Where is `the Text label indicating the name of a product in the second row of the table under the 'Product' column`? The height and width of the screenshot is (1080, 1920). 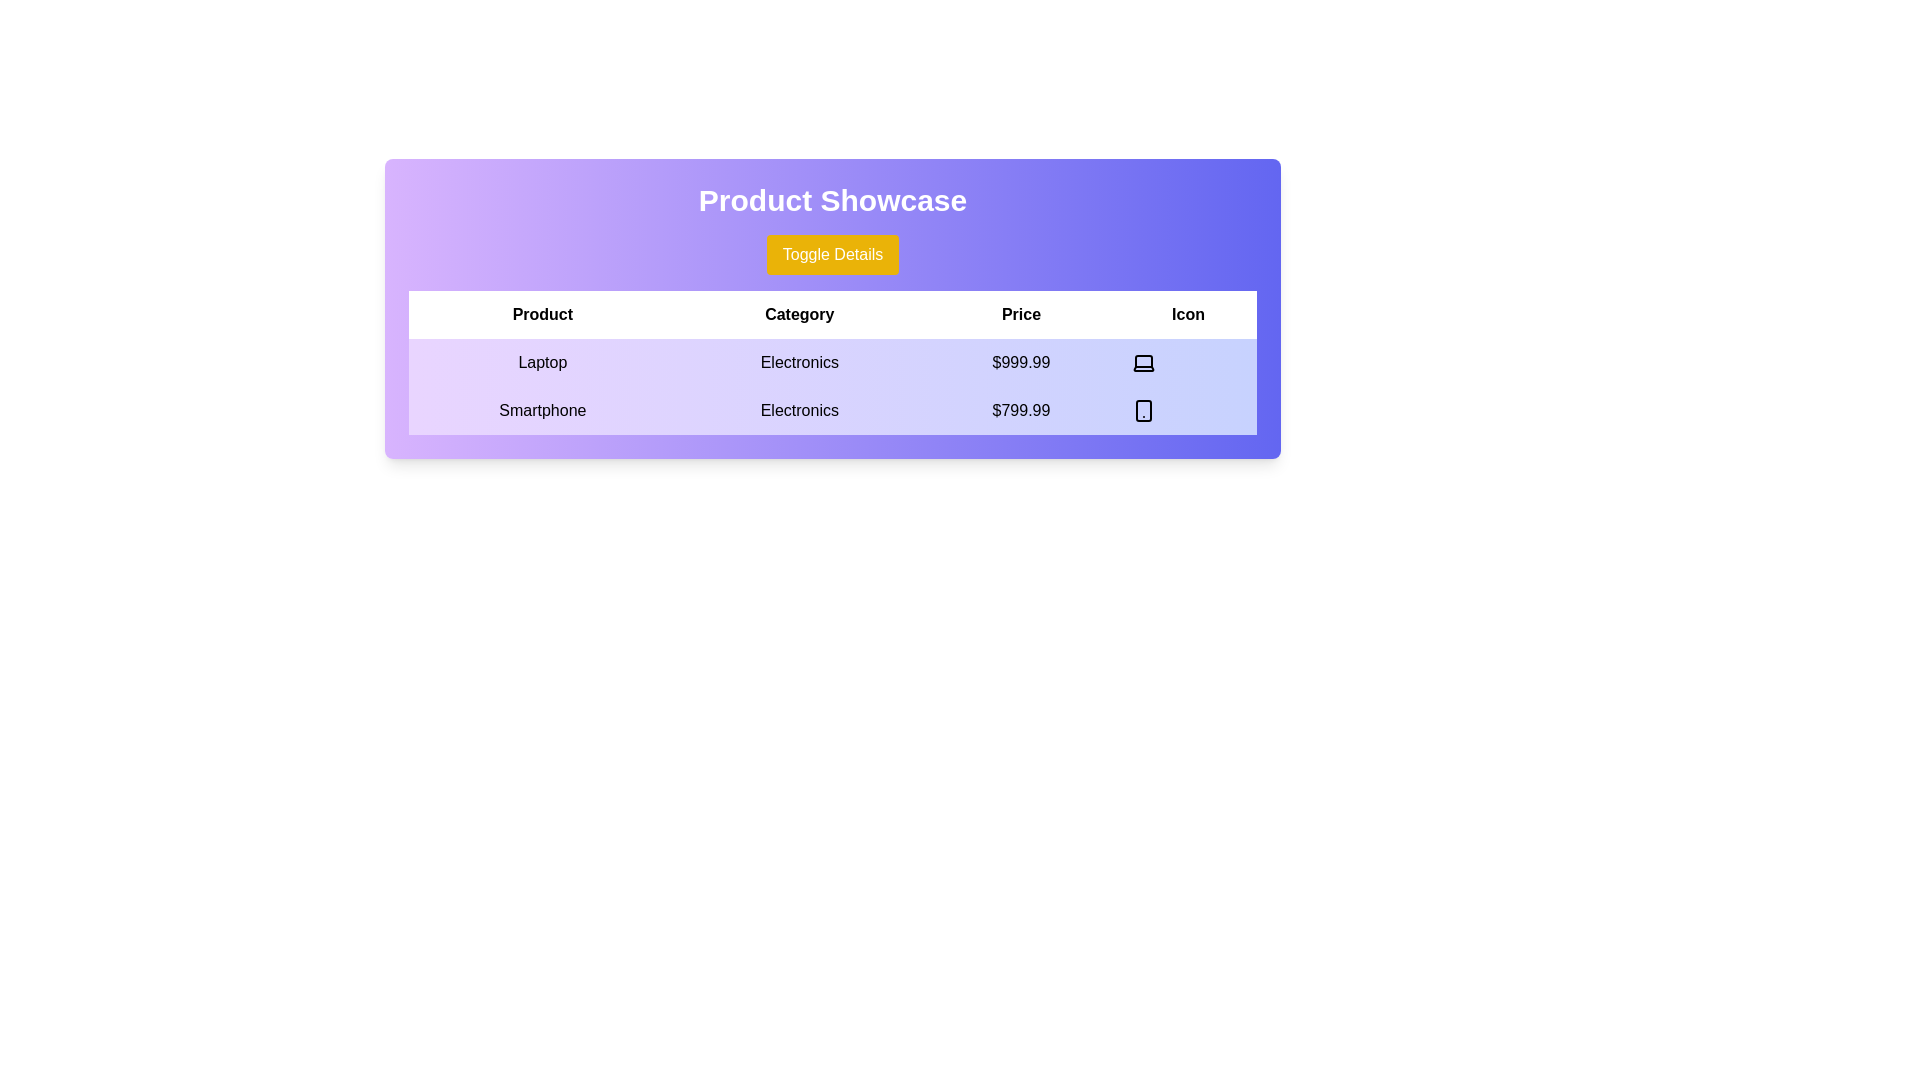 the Text label indicating the name of a product in the second row of the table under the 'Product' column is located at coordinates (542, 410).